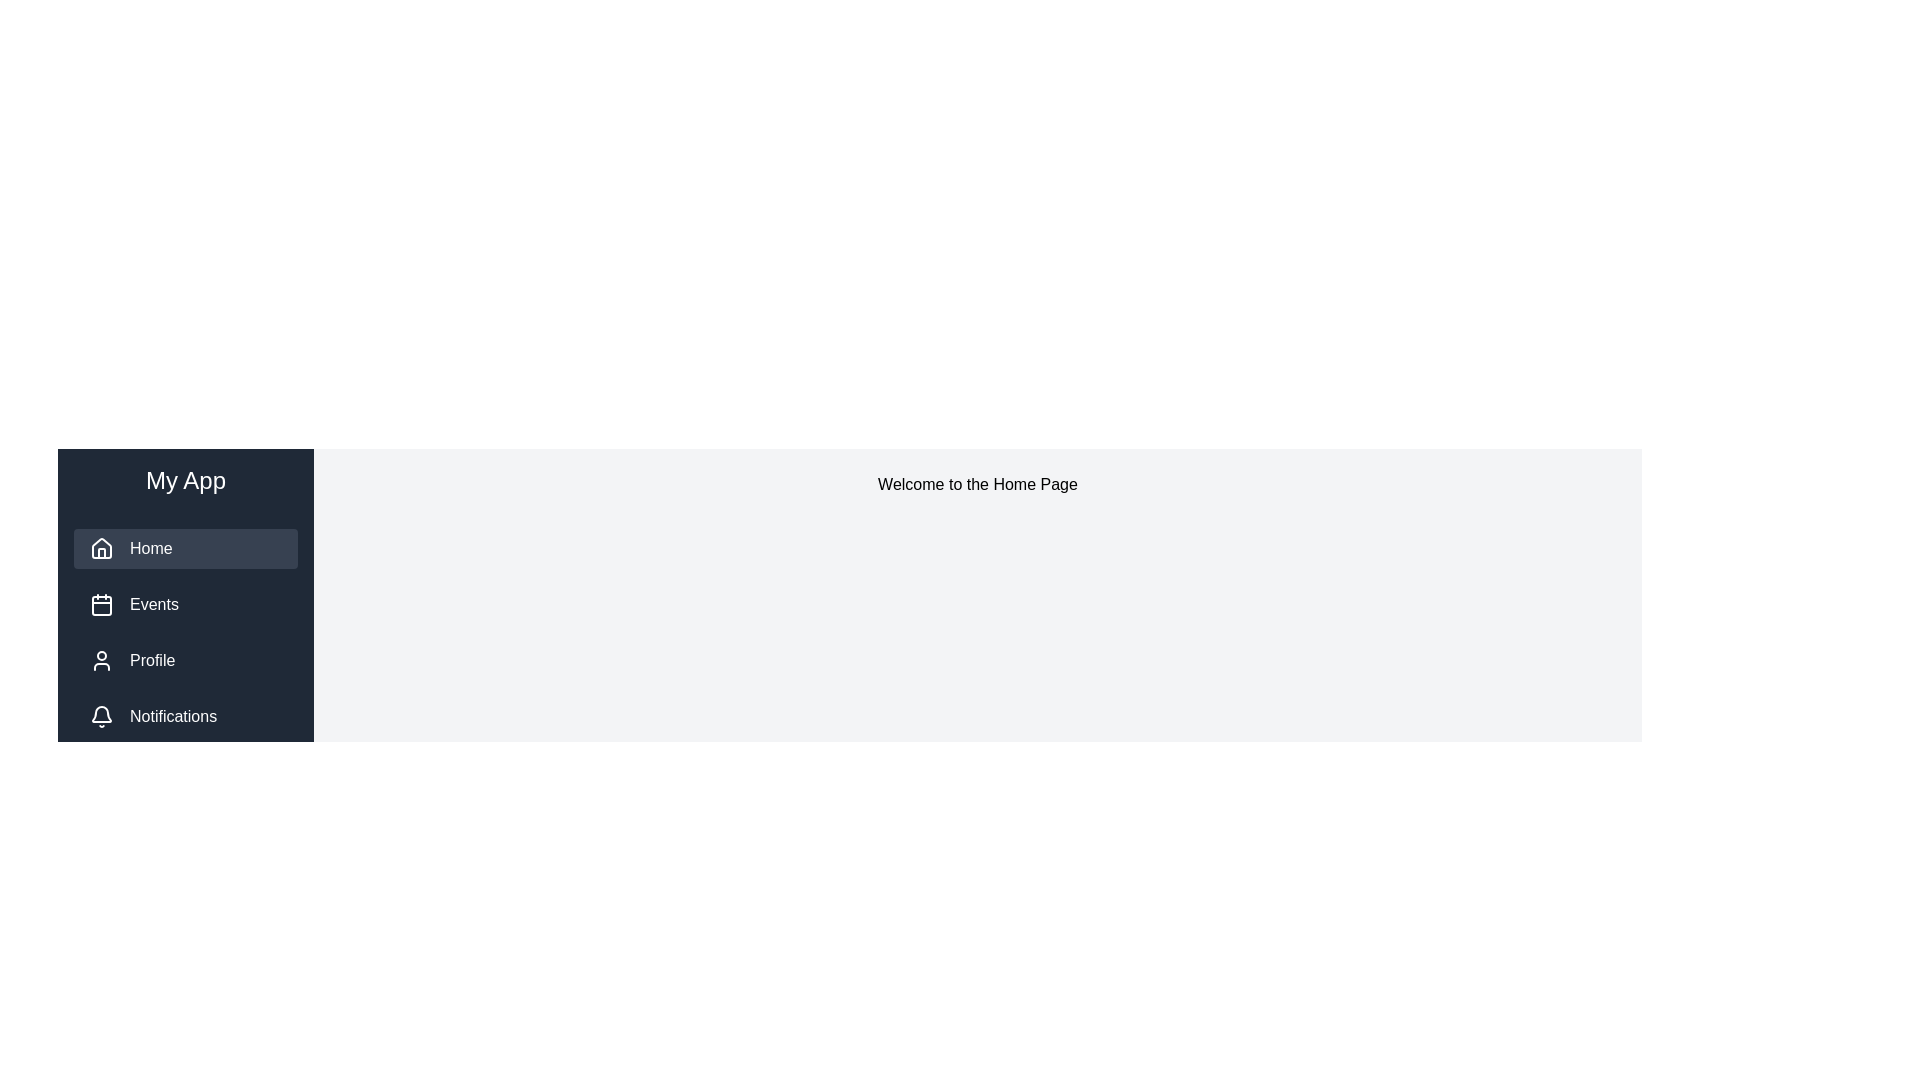 Image resolution: width=1920 pixels, height=1080 pixels. Describe the element at coordinates (100, 547) in the screenshot. I see `the home icon in the 'My App' sidebar menu, which represents the home menu option` at that location.